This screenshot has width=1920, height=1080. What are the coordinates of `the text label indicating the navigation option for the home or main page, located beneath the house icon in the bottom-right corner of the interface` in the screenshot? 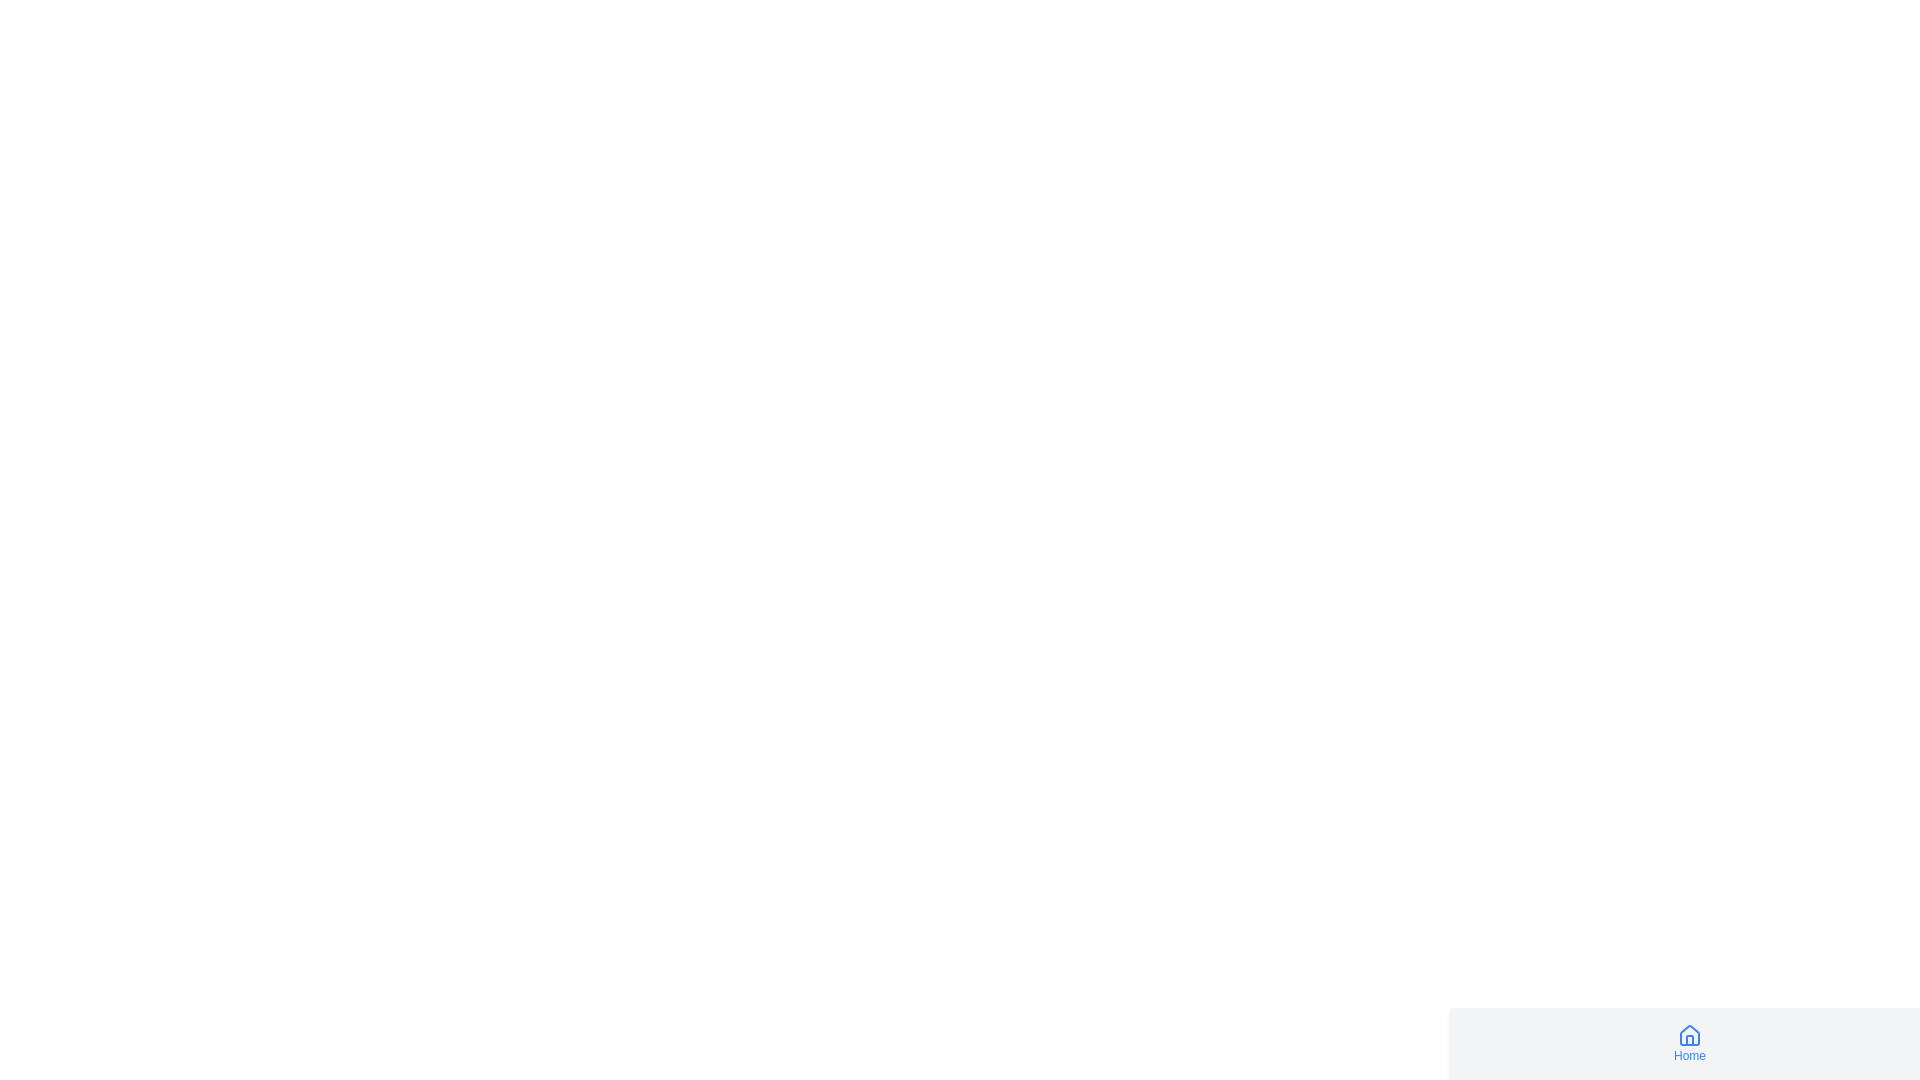 It's located at (1688, 1055).